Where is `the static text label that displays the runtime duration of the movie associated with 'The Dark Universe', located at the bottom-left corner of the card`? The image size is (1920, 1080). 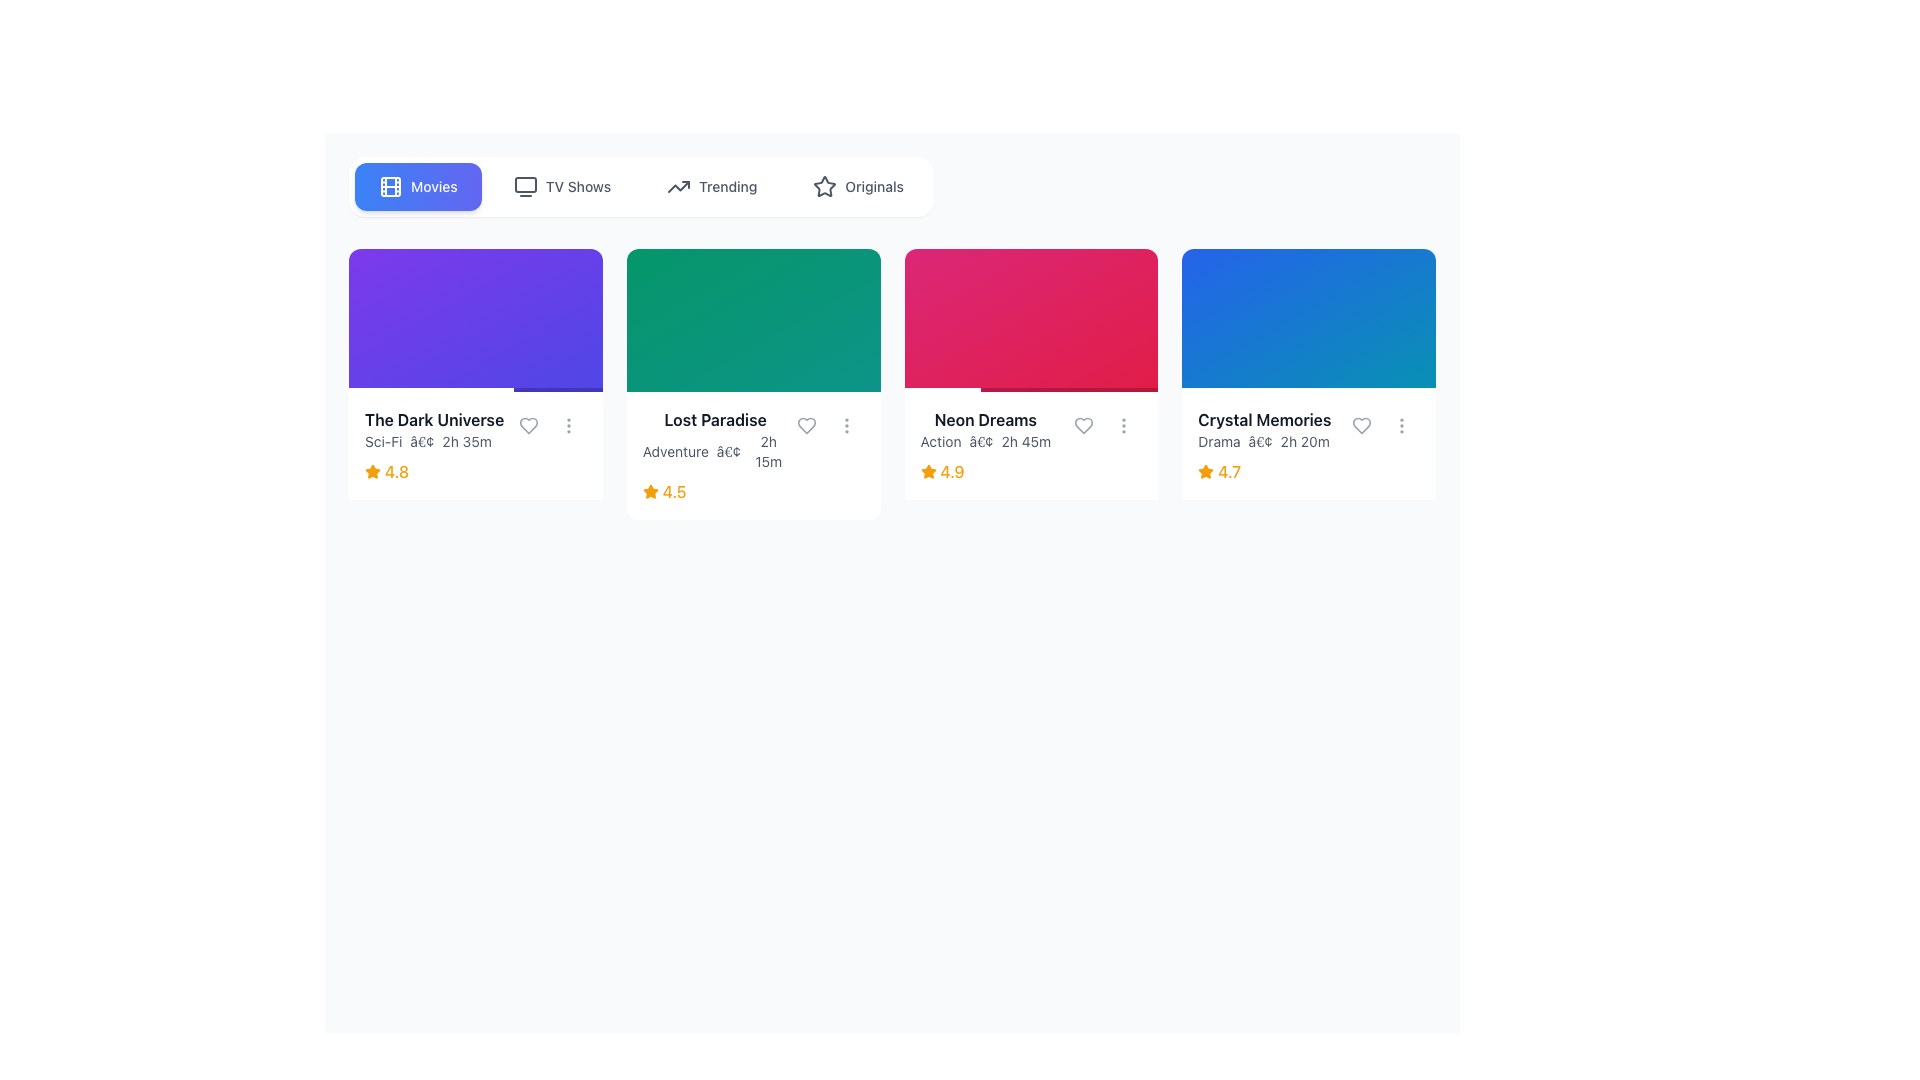 the static text label that displays the runtime duration of the movie associated with 'The Dark Universe', located at the bottom-left corner of the card is located at coordinates (466, 440).